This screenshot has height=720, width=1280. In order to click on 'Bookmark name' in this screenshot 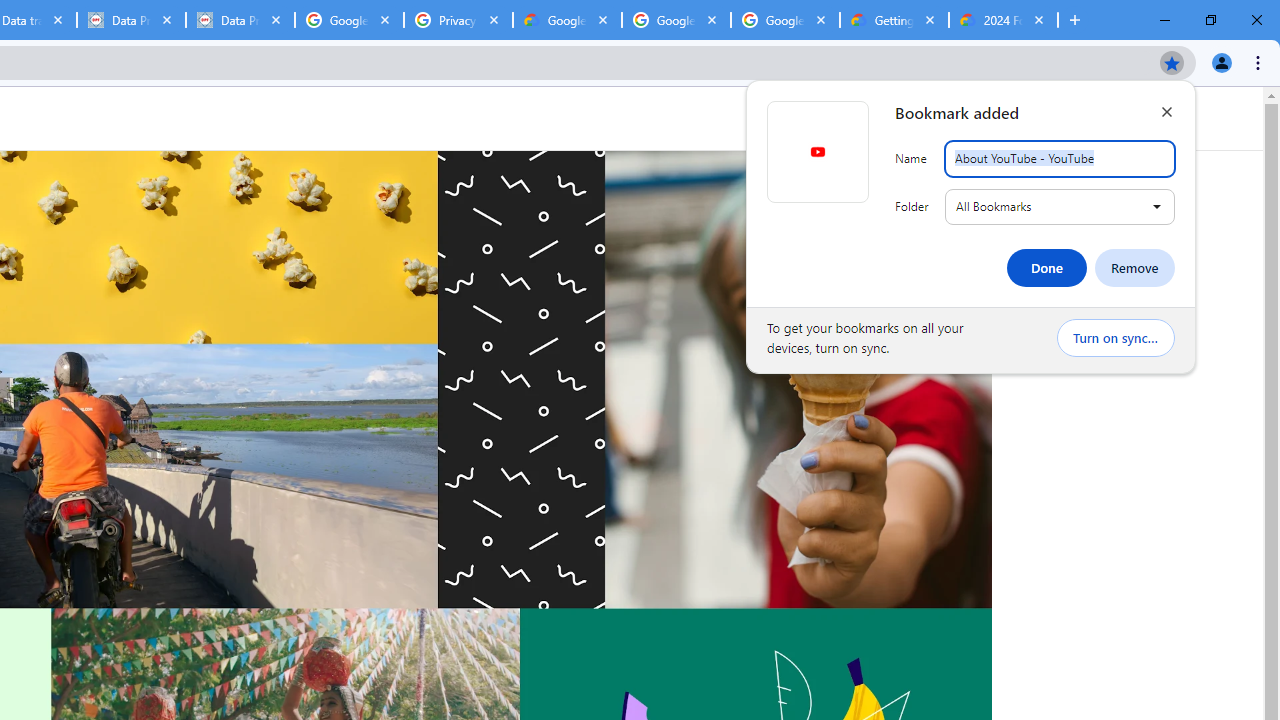, I will do `click(1058, 158)`.